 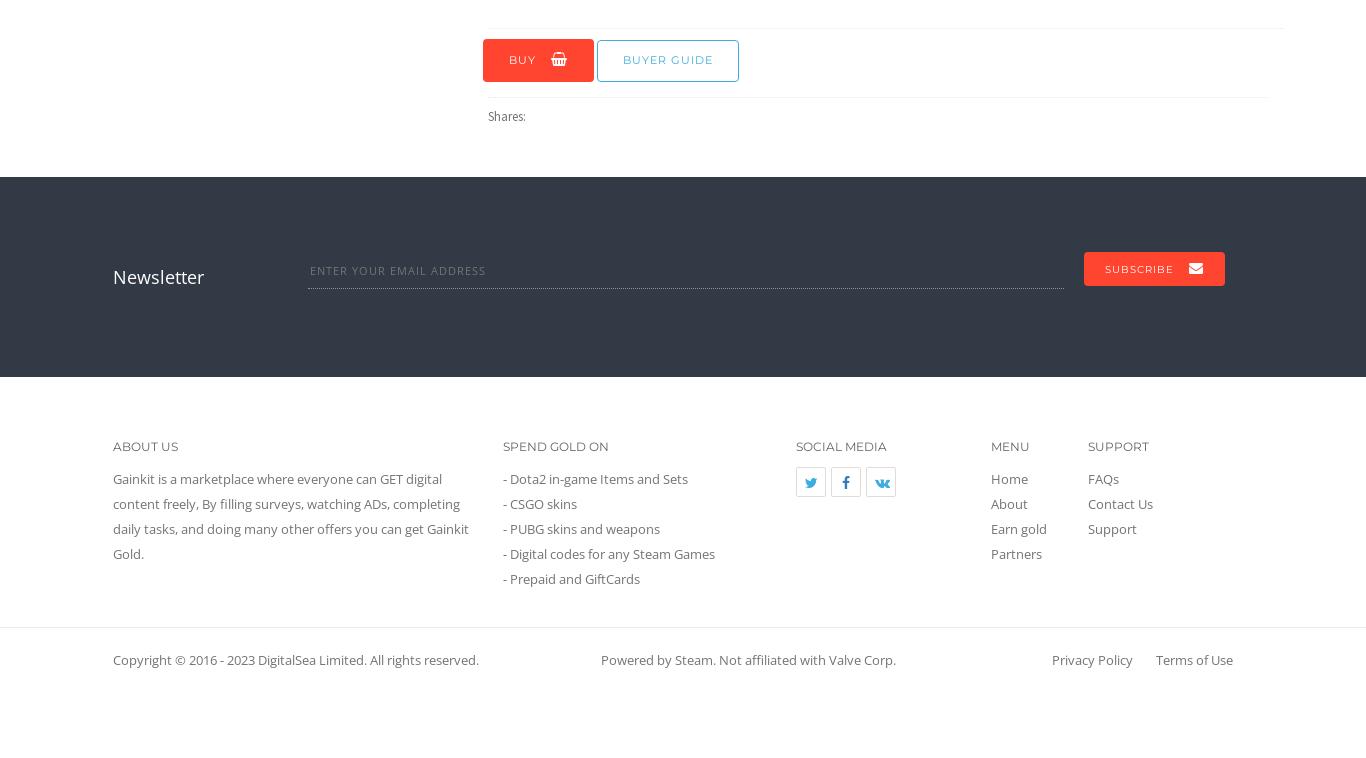 What do you see at coordinates (1102, 476) in the screenshot?
I see `'FAQs'` at bounding box center [1102, 476].